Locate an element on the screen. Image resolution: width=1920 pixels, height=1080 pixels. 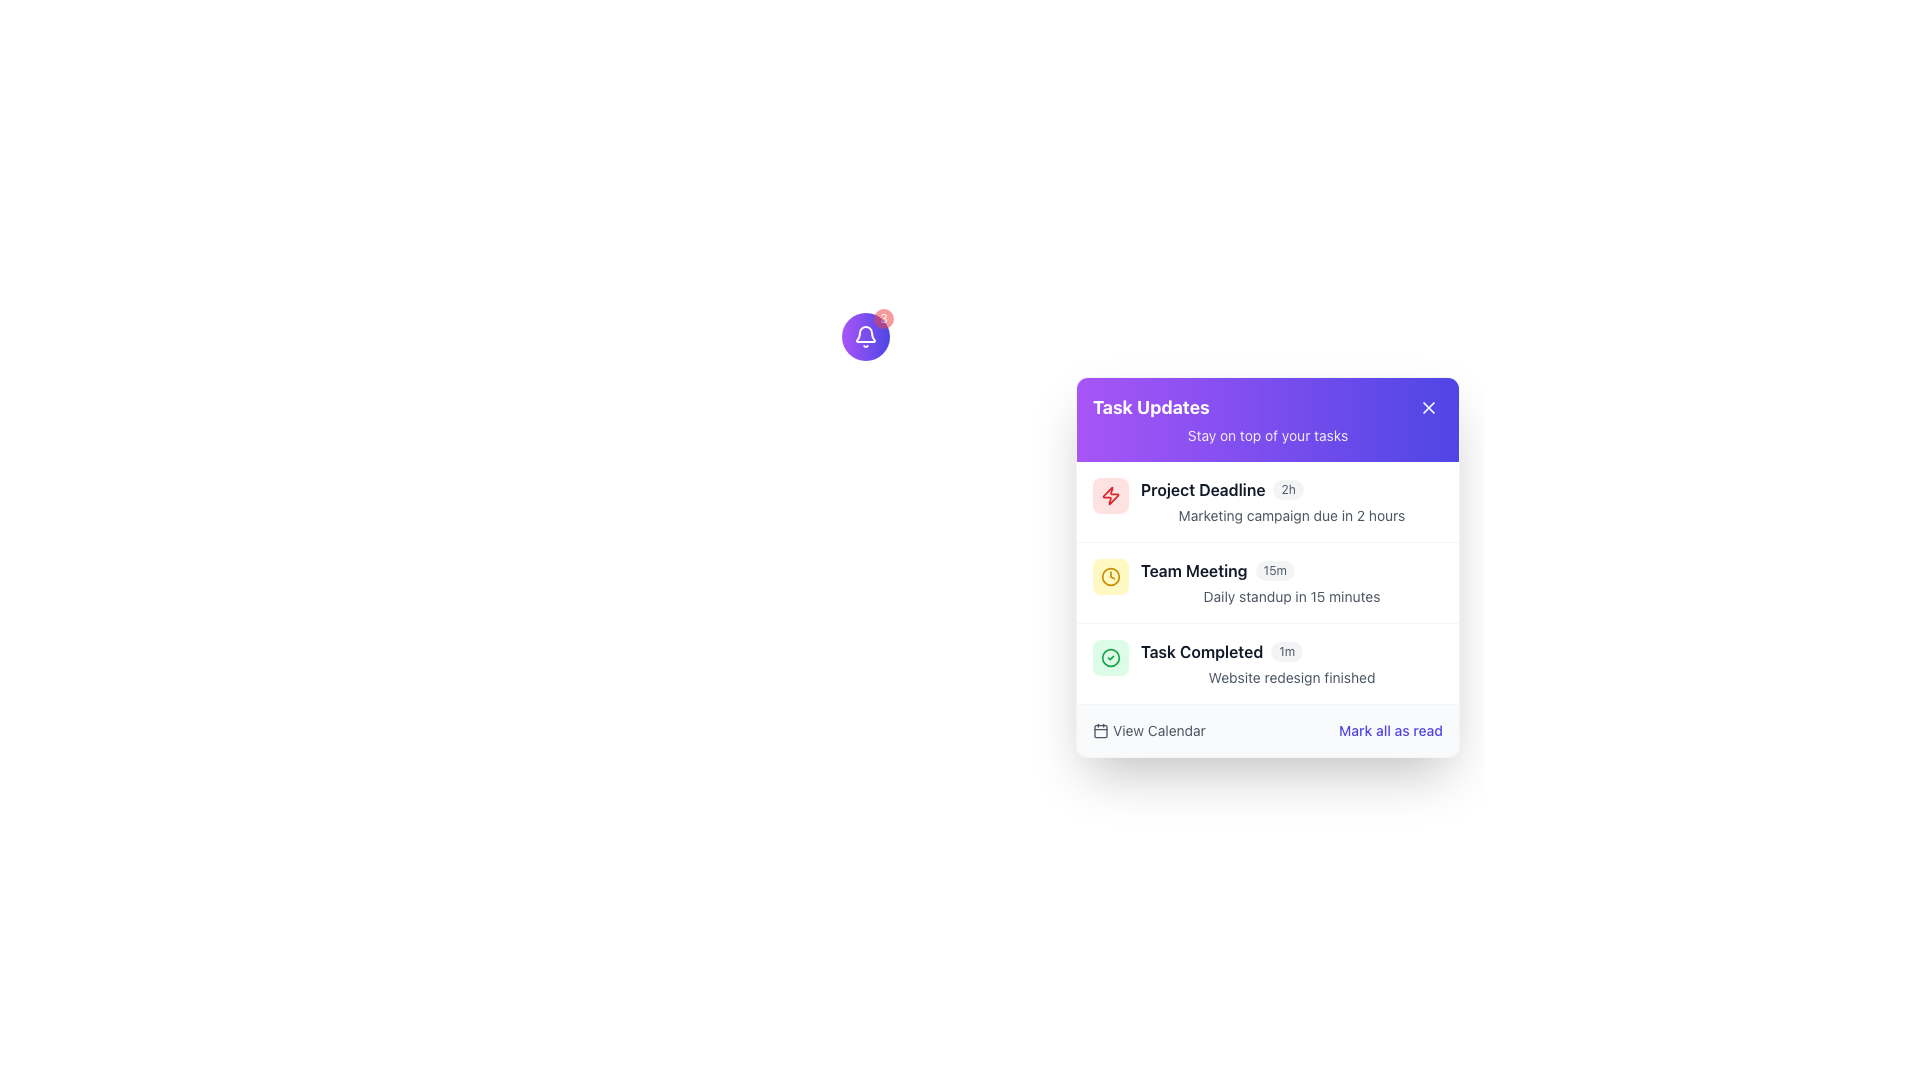
the third List item under 'Task Updates' to view its details, which indicates a completed task with its title and time since completion is located at coordinates (1266, 663).